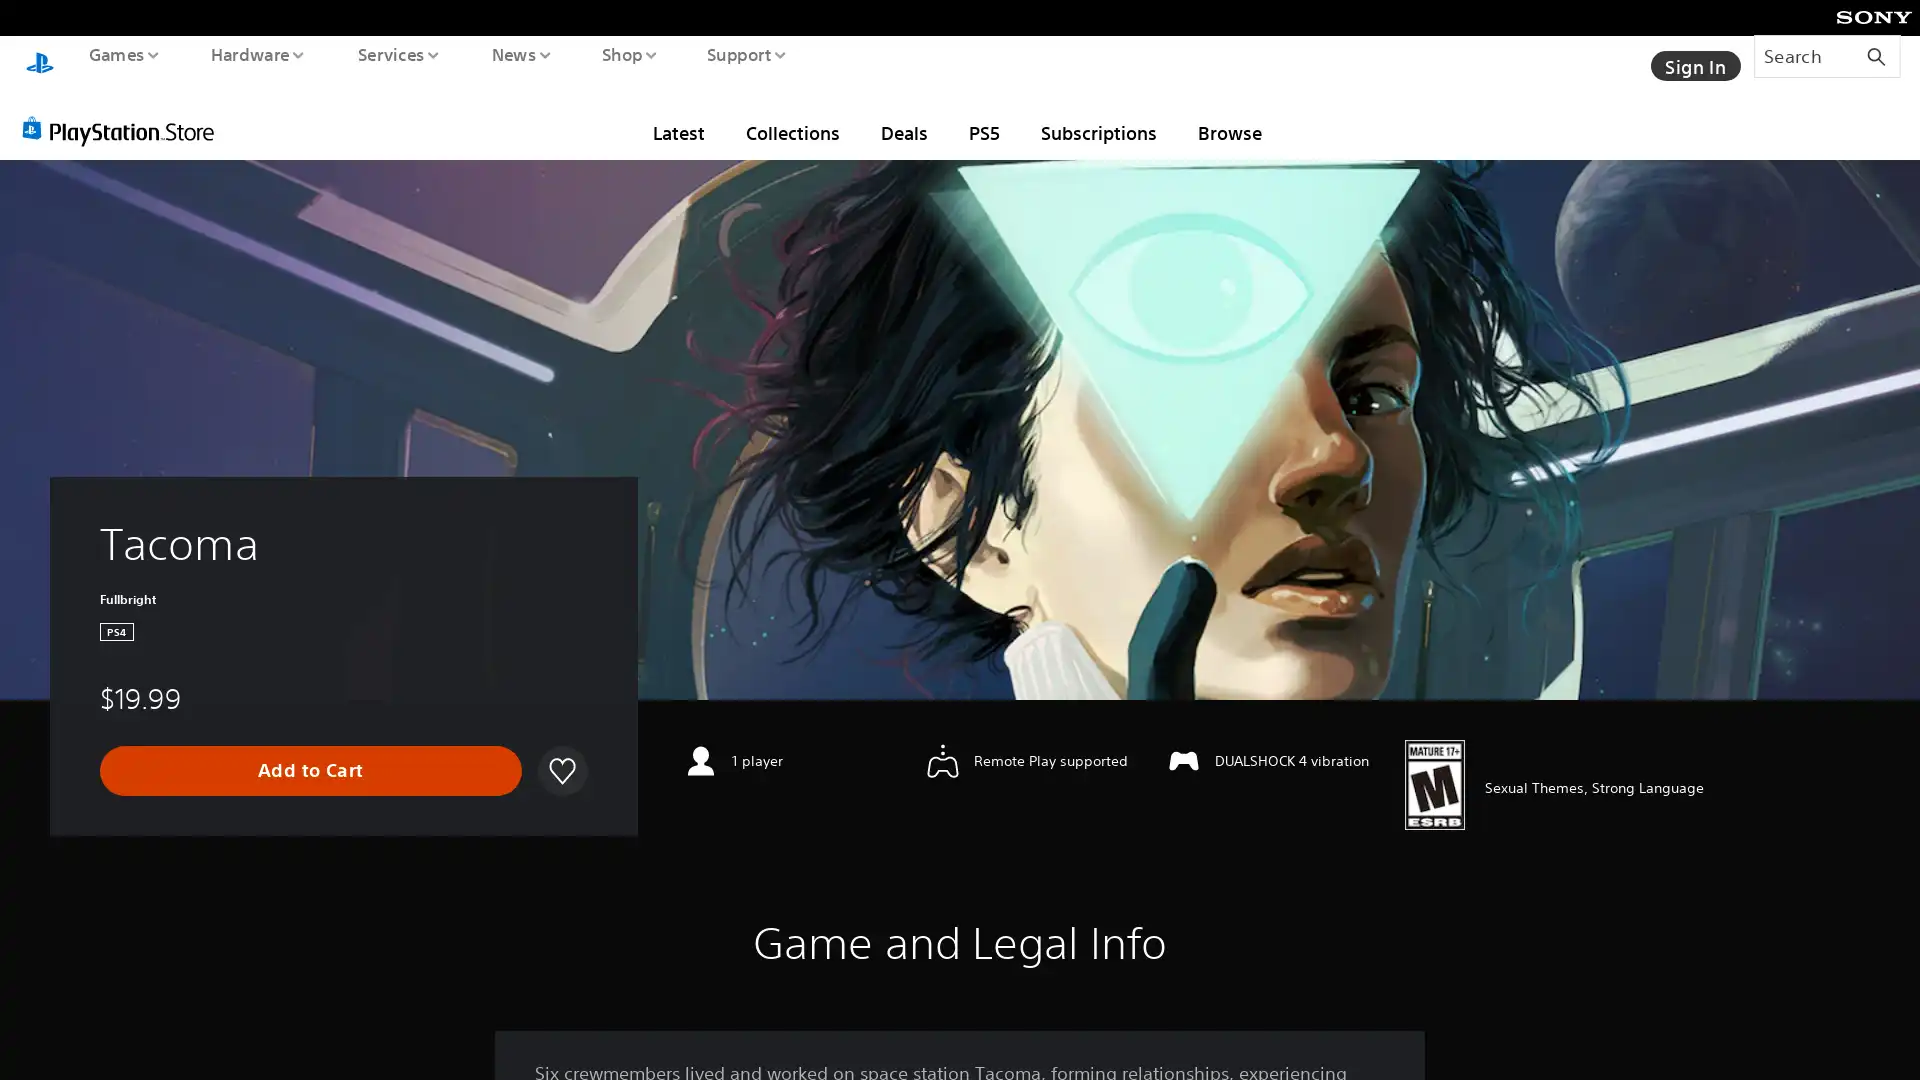 This screenshot has height=1080, width=1920. I want to click on Search, so click(1827, 55).